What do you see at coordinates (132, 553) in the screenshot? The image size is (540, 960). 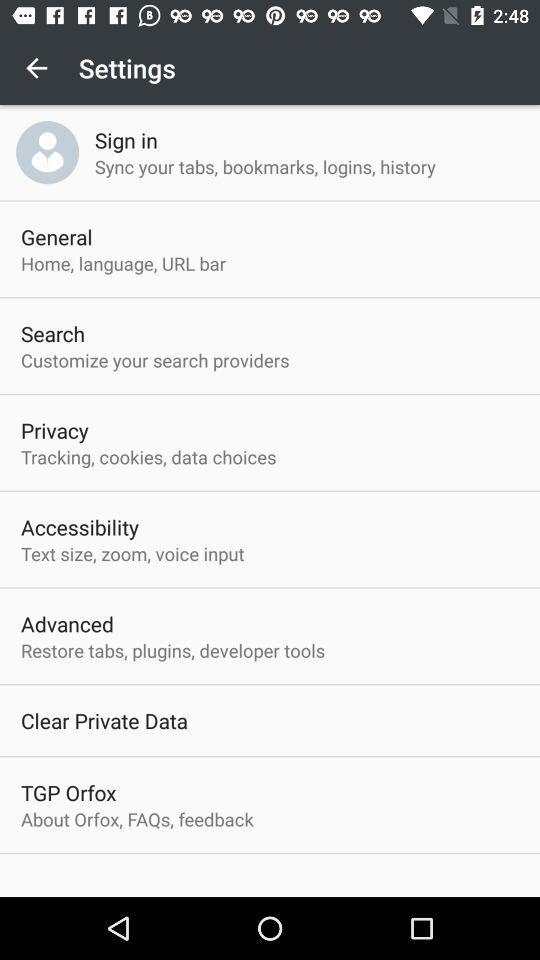 I see `the app above the advanced icon` at bounding box center [132, 553].